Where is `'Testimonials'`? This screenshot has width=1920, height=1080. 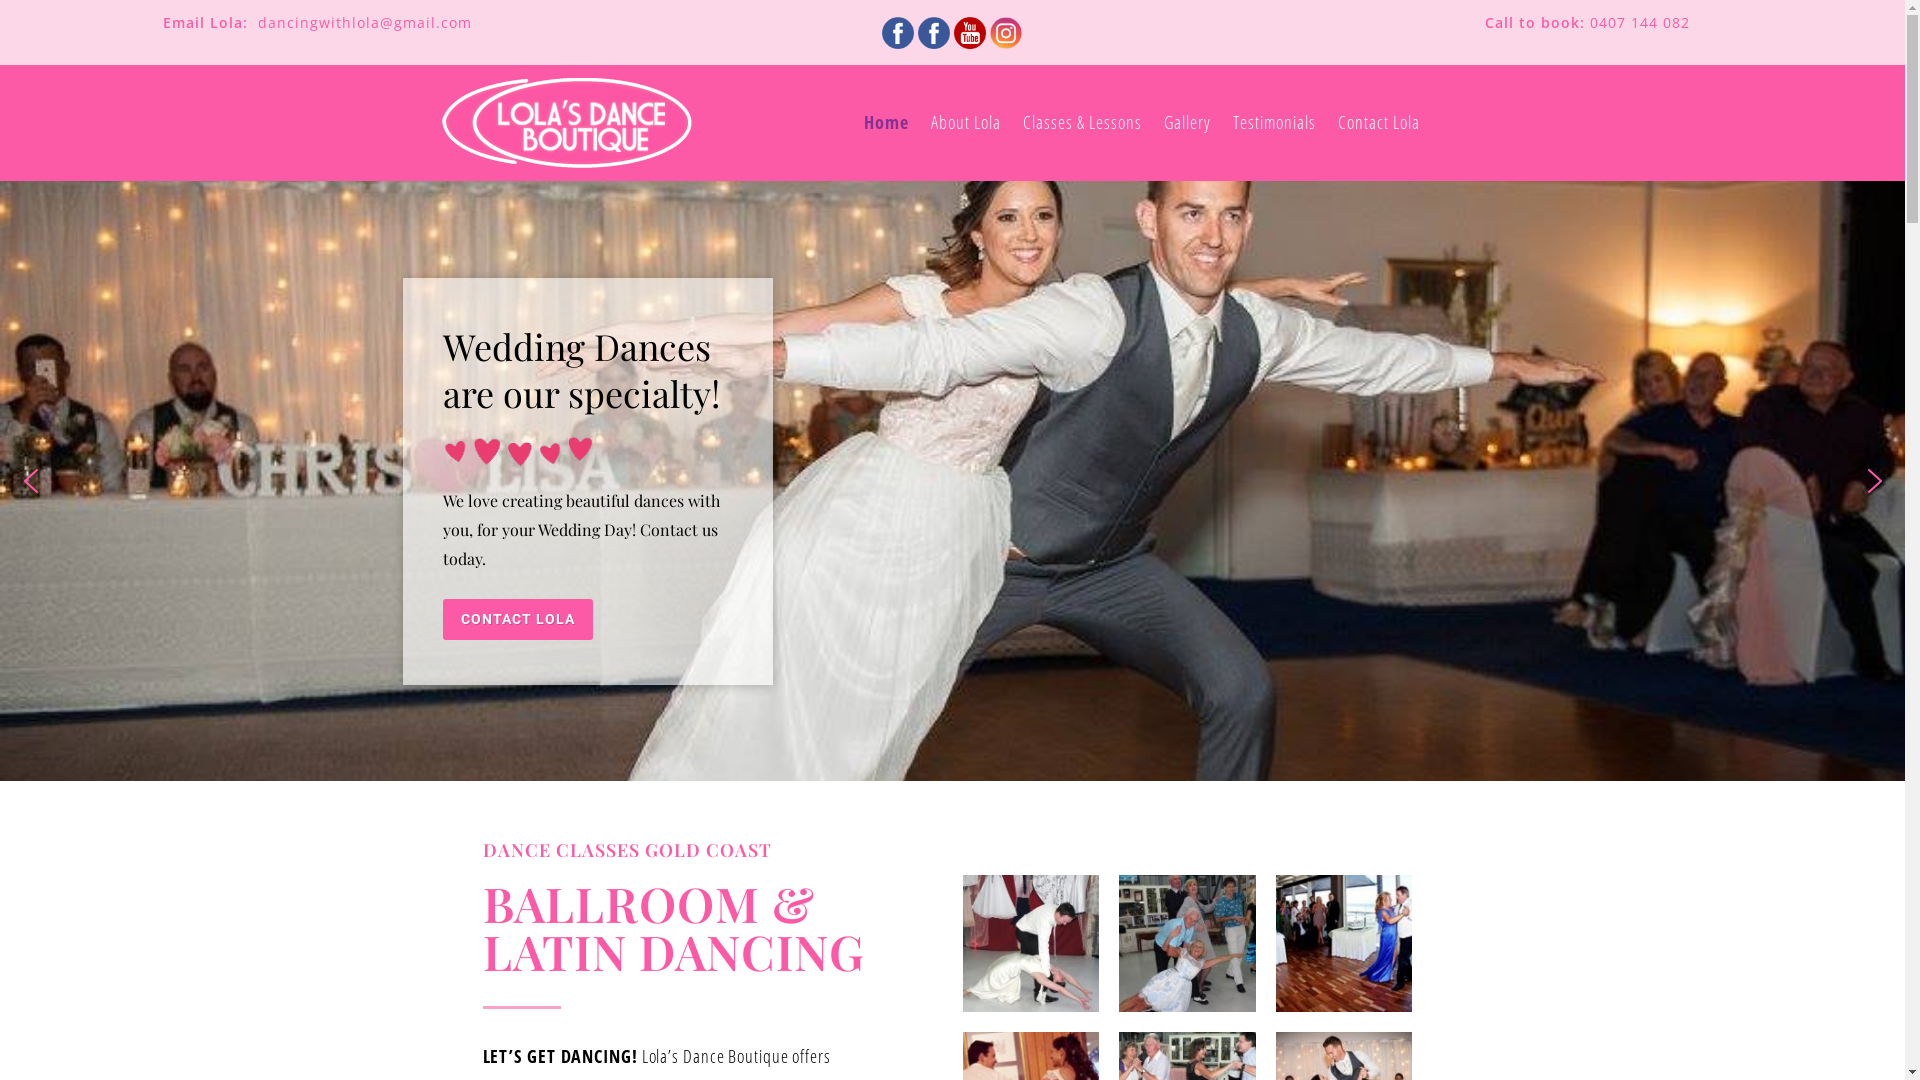
'Testimonials' is located at coordinates (1273, 123).